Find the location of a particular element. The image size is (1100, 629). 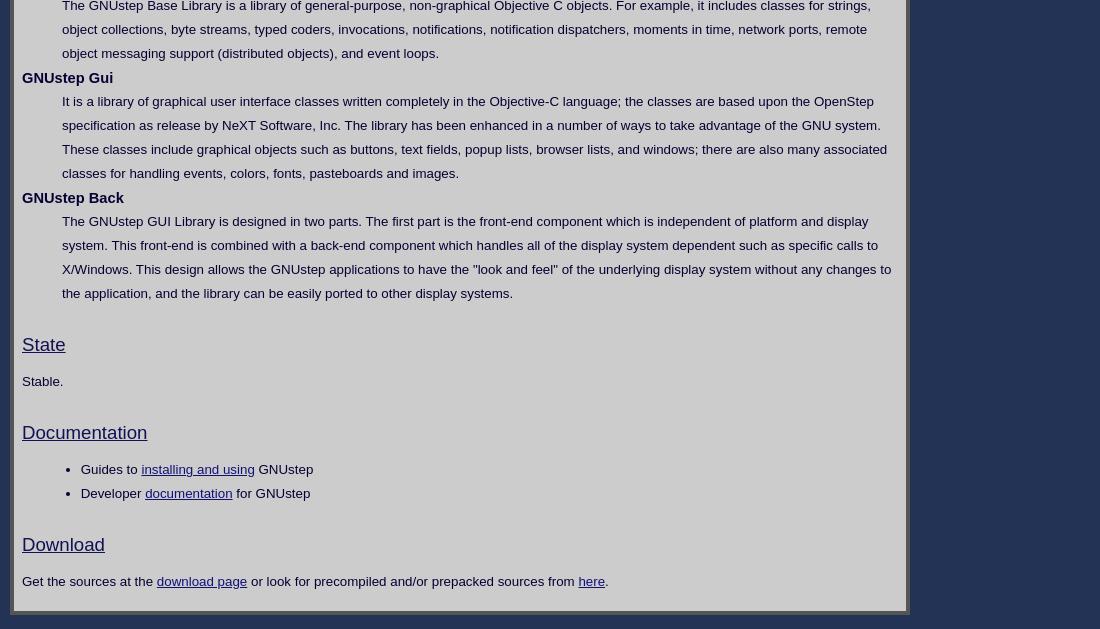

'Get the sources at the' is located at coordinates (88, 580).